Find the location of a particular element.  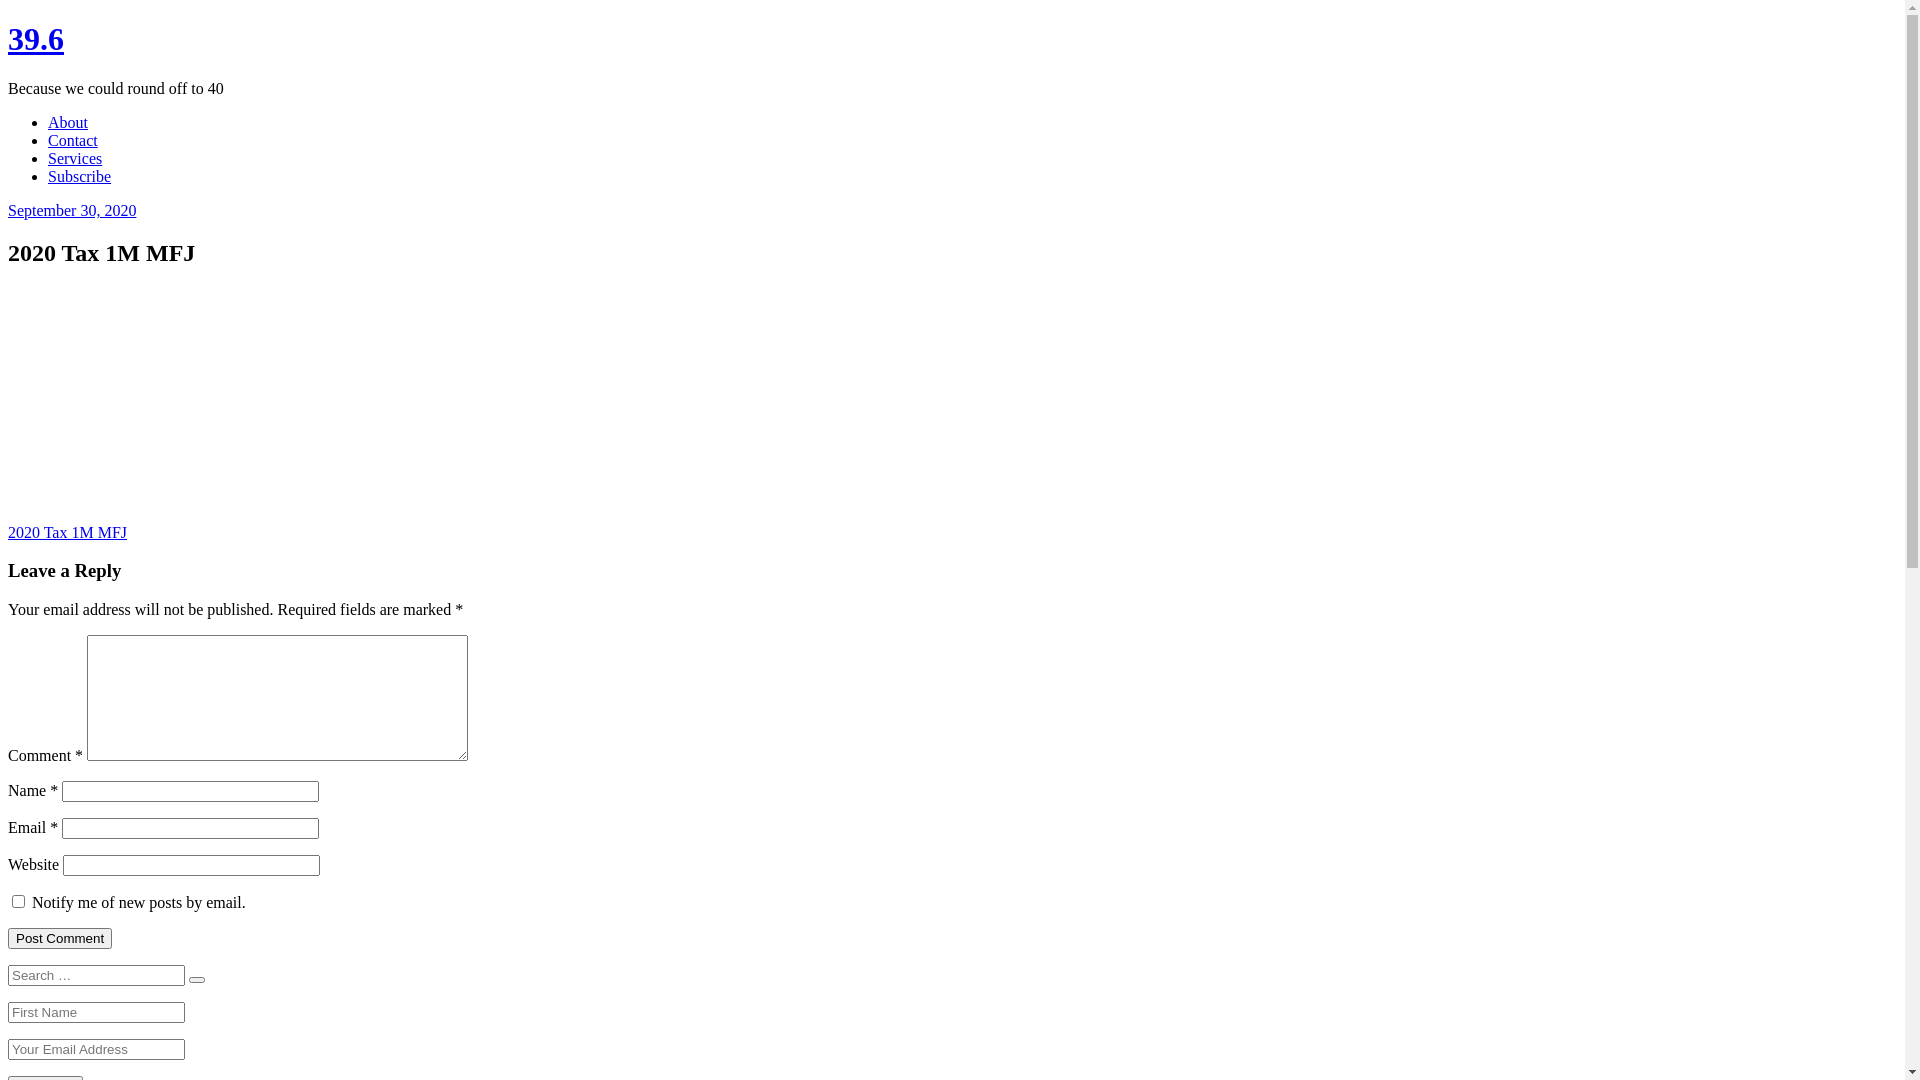

'Post Comment' is located at coordinates (59, 938).